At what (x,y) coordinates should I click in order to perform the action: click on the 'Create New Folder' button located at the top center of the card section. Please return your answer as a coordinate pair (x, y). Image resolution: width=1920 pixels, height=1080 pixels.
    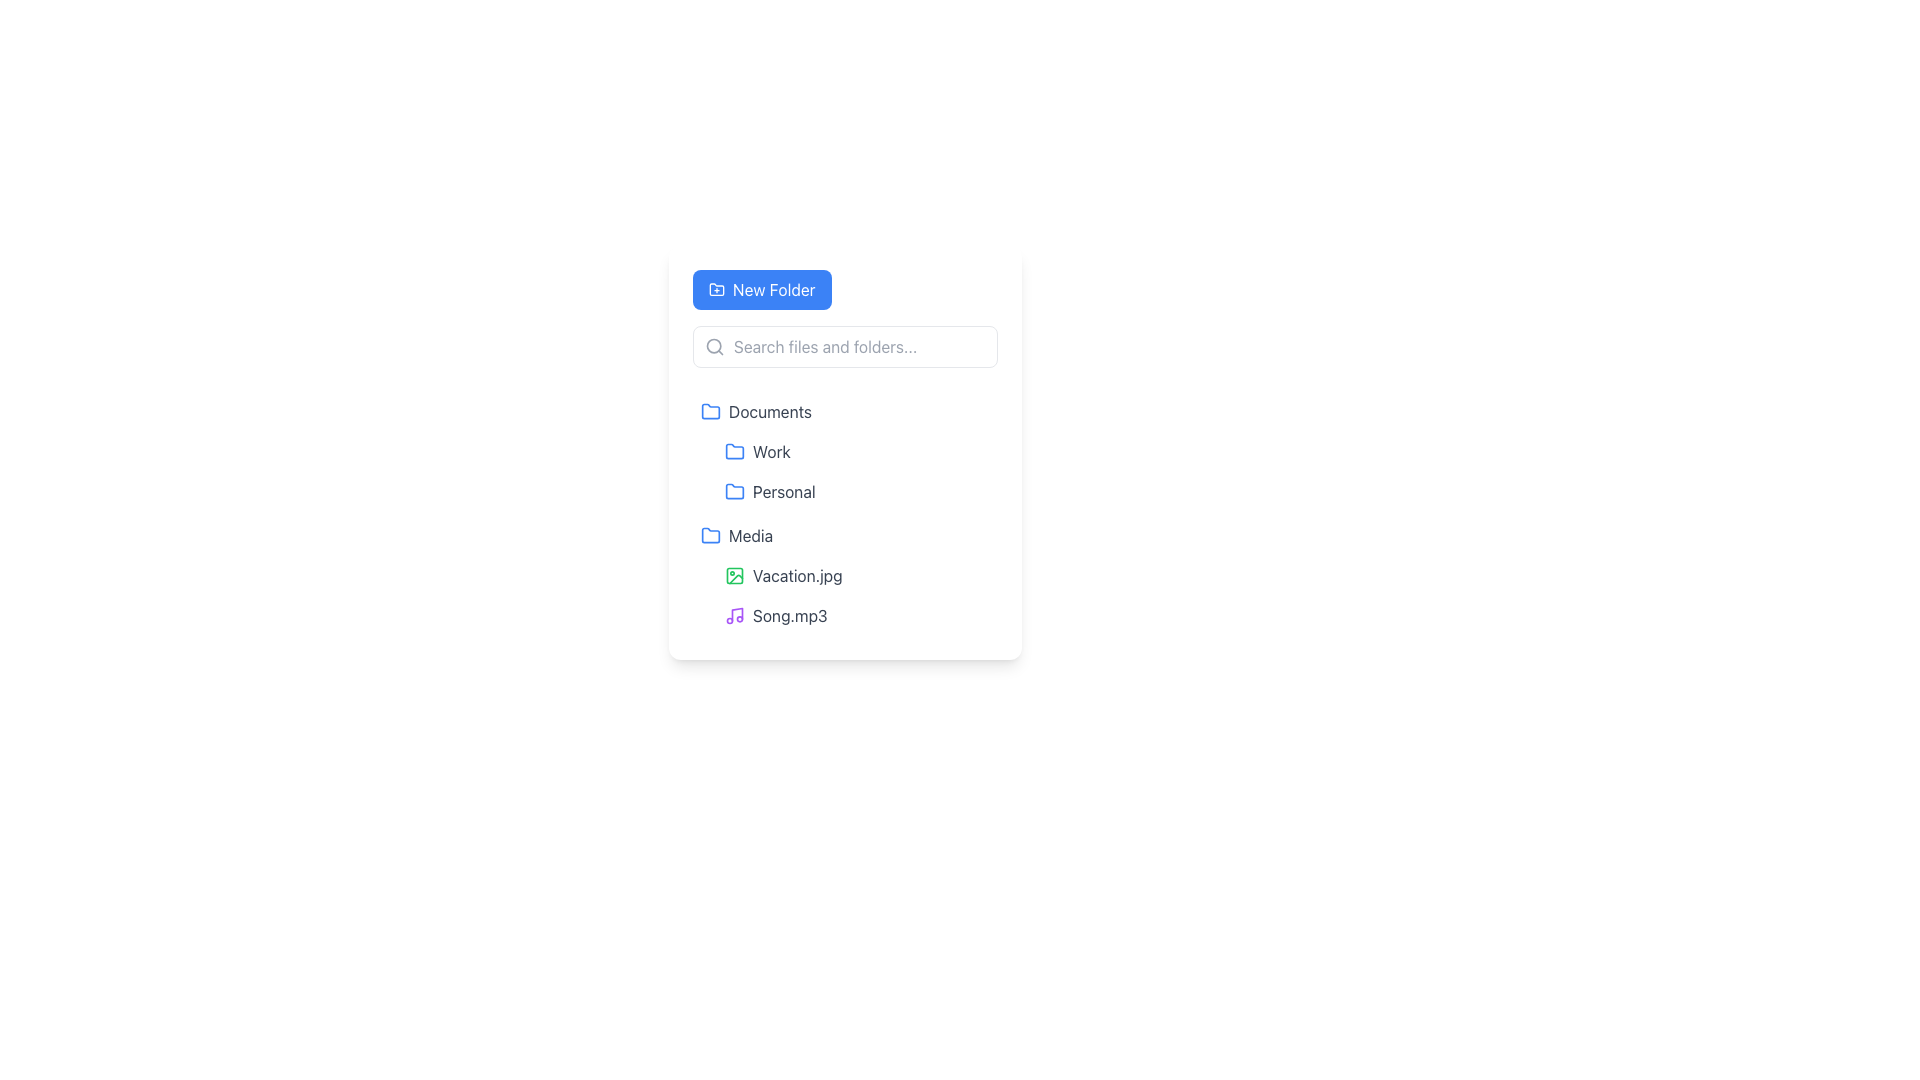
    Looking at the image, I should click on (845, 318).